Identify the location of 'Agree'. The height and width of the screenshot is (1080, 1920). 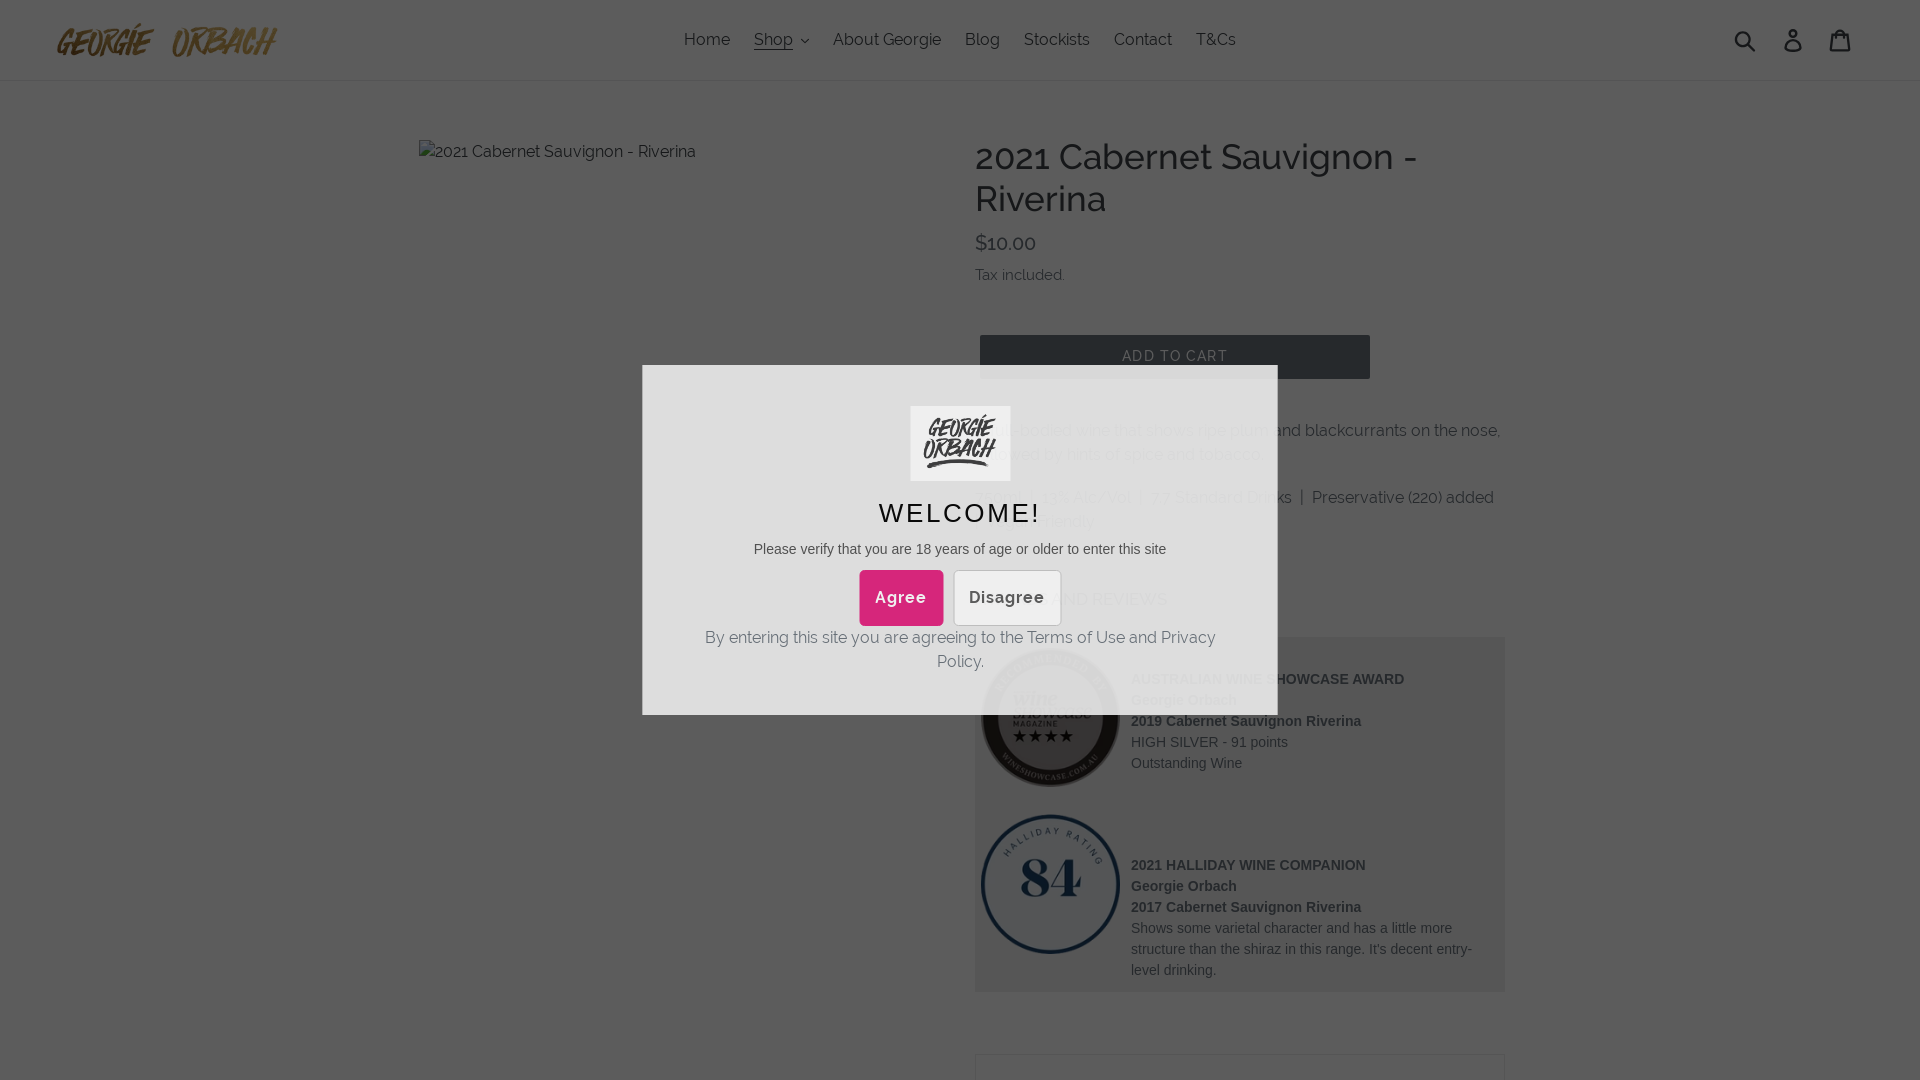
(900, 596).